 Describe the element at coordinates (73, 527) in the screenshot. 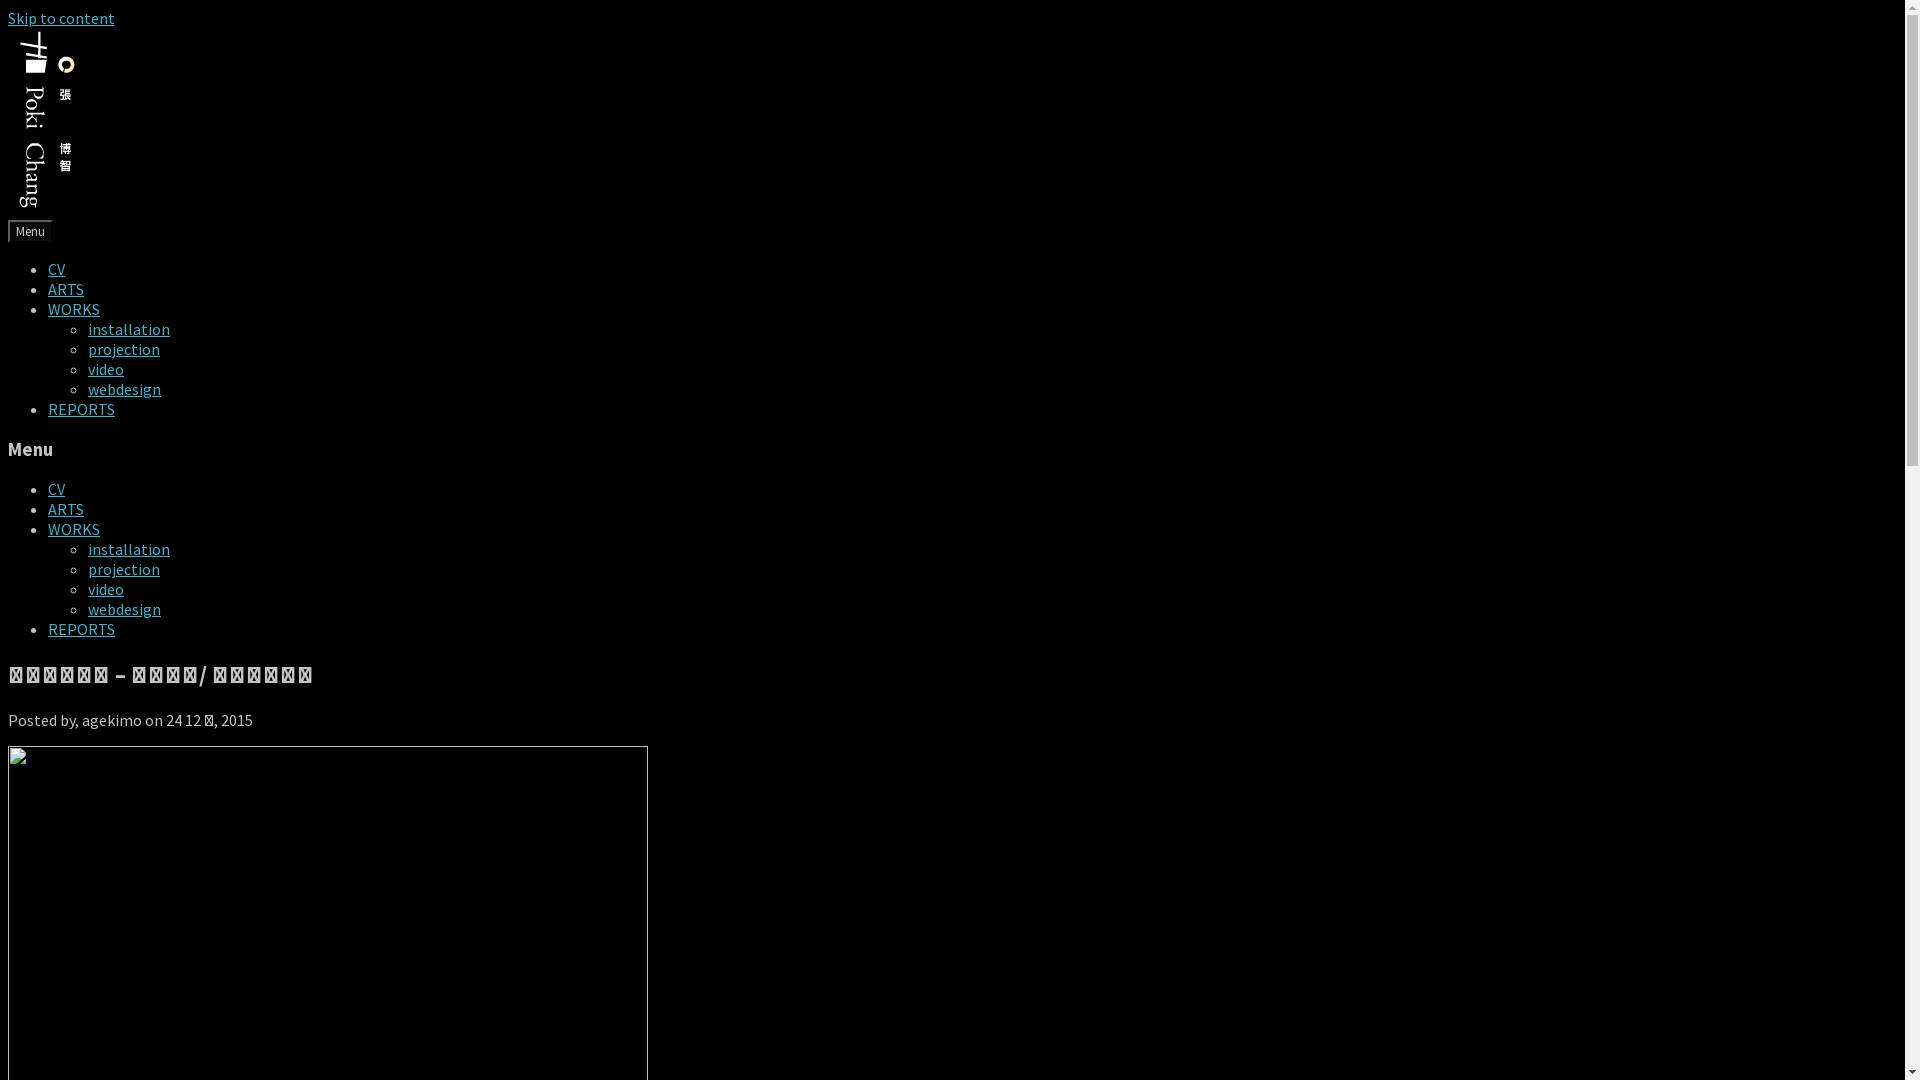

I see `'WORKS'` at that location.